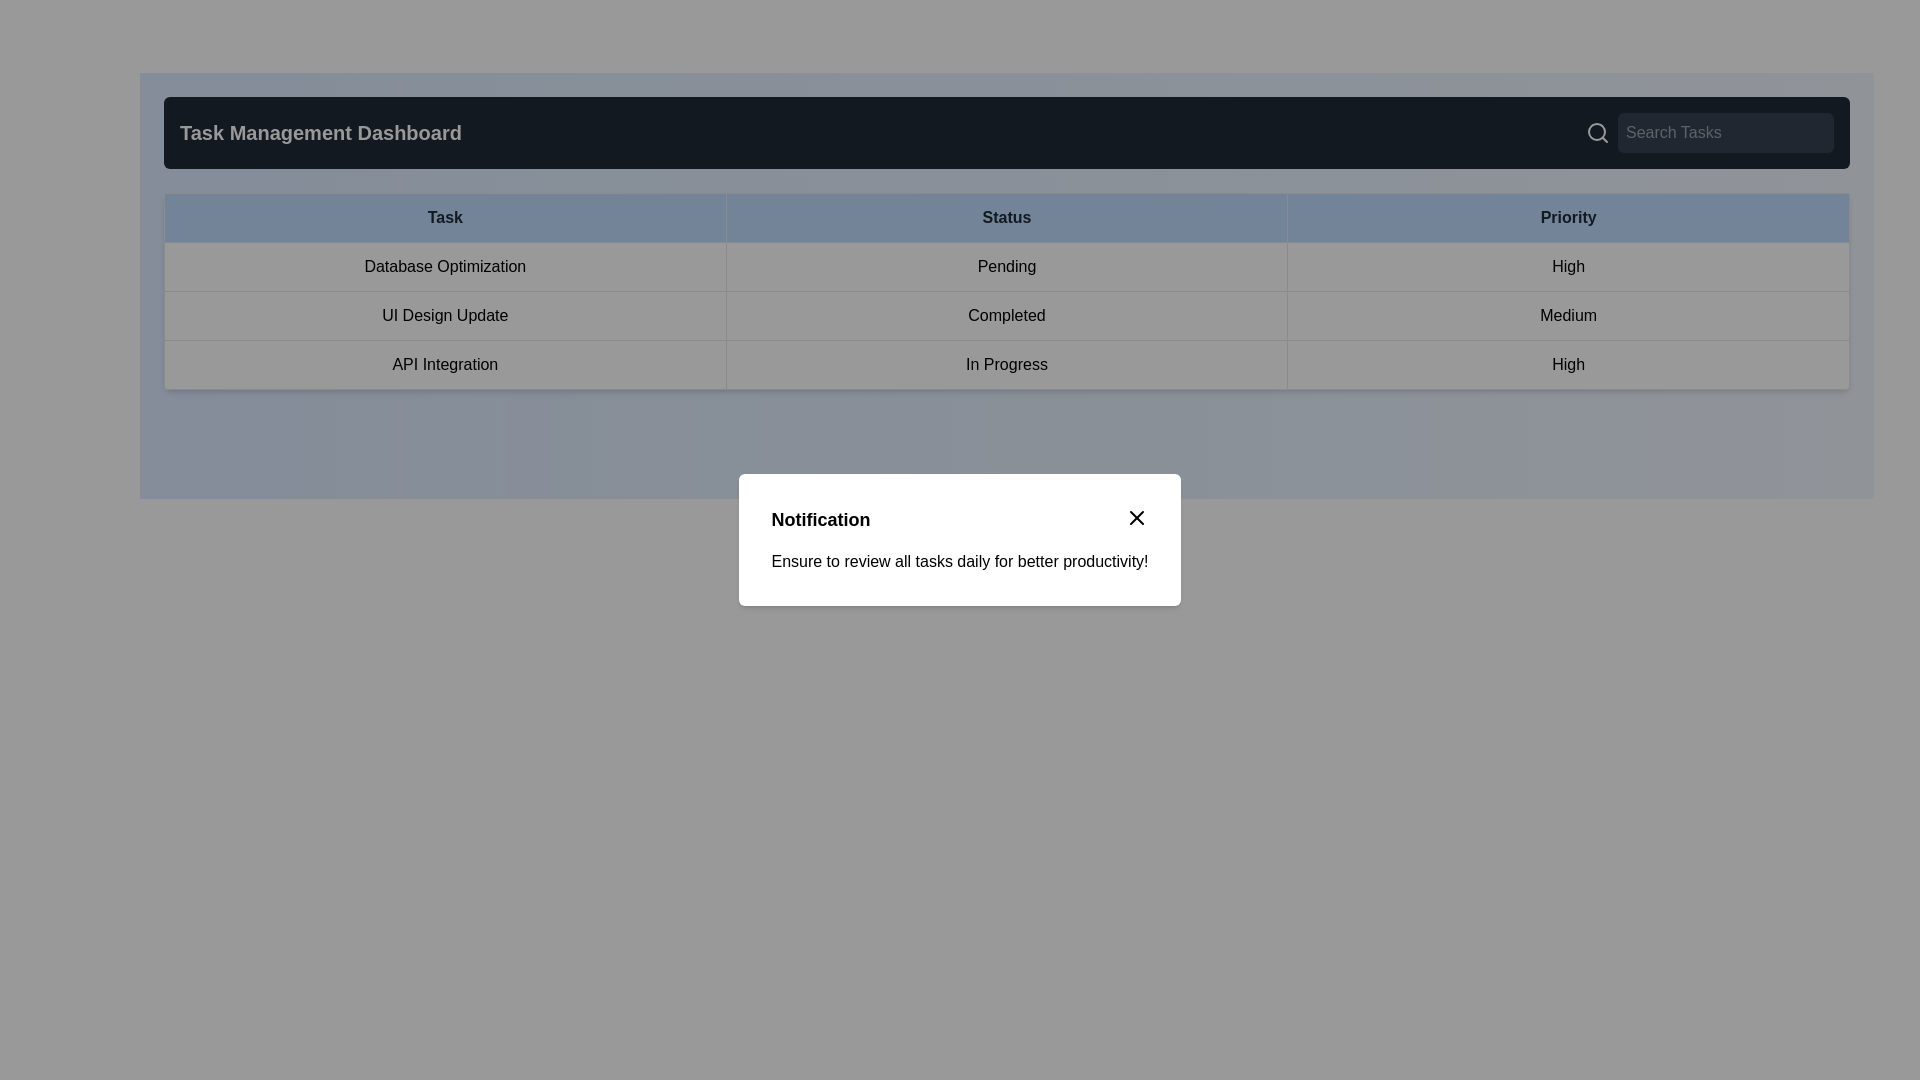  Describe the element at coordinates (321, 132) in the screenshot. I see `the text label reading 'Task Management Dashboard', which is styled in white on a dark gray background and positioned at the top-left of the header bar` at that location.